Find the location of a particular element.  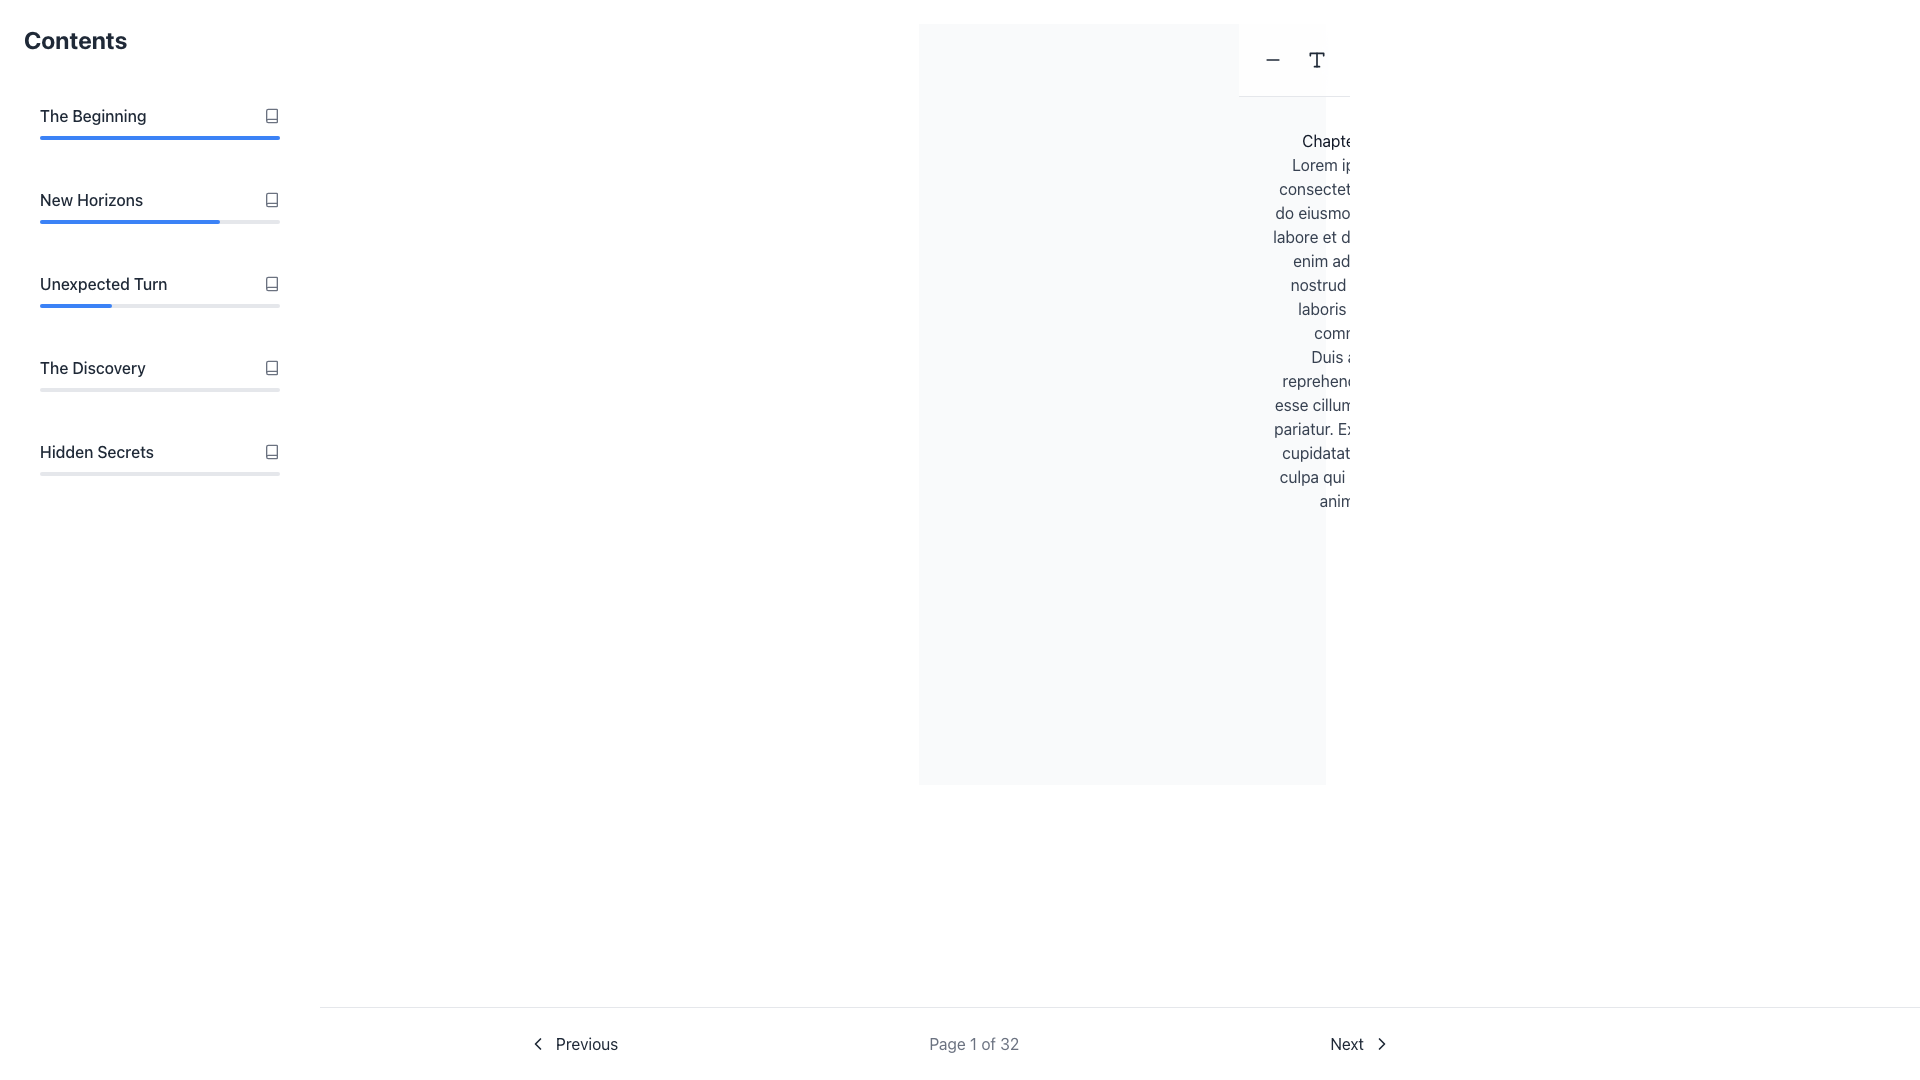

the progress visually on the fourth progress bar located under 'The Discovery' section is located at coordinates (158, 389).